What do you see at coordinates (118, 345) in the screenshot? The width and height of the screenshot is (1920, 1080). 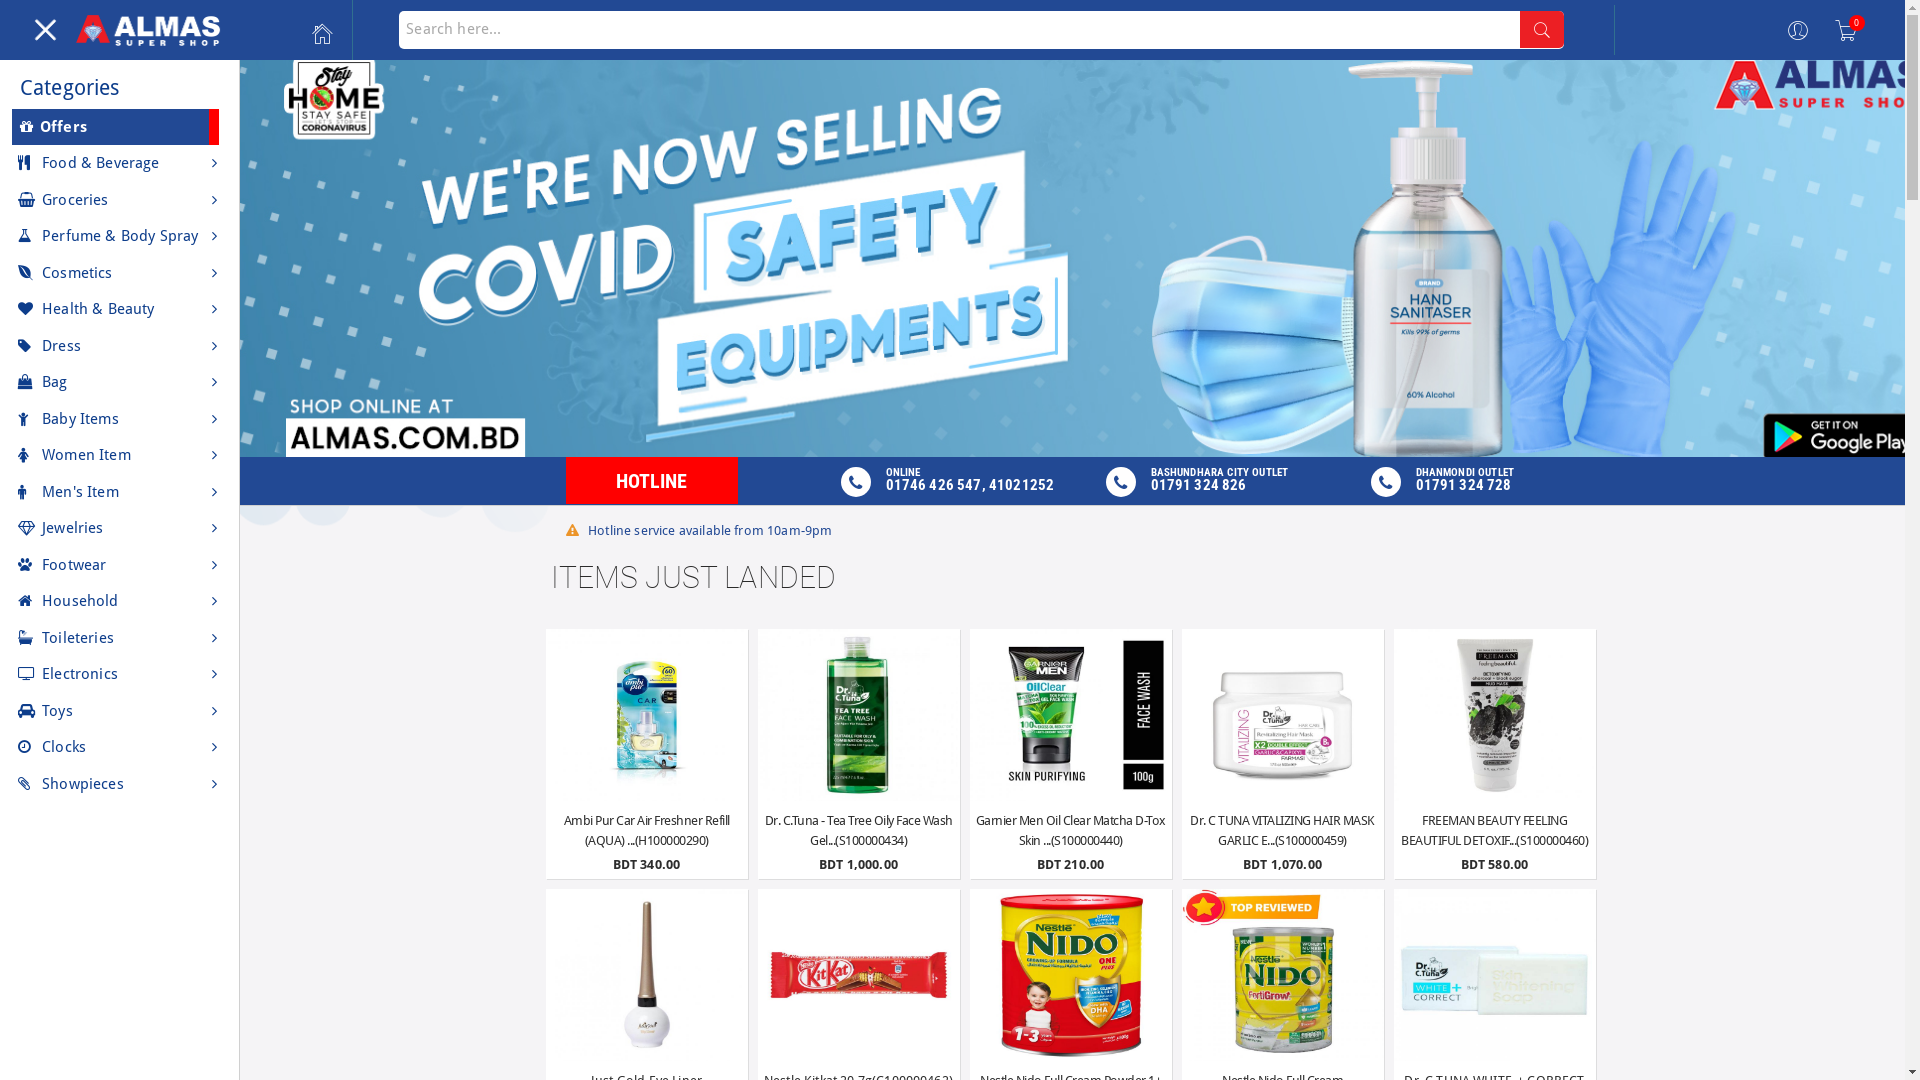 I see `'Dress'` at bounding box center [118, 345].